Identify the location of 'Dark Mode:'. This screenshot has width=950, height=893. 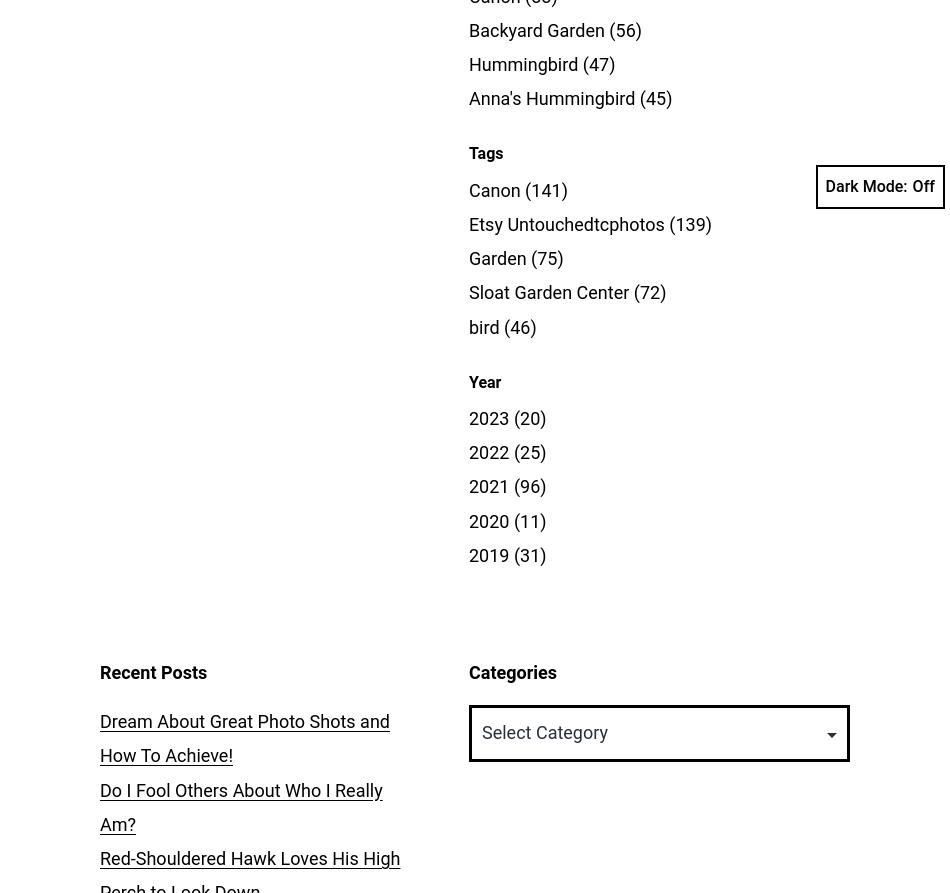
(865, 185).